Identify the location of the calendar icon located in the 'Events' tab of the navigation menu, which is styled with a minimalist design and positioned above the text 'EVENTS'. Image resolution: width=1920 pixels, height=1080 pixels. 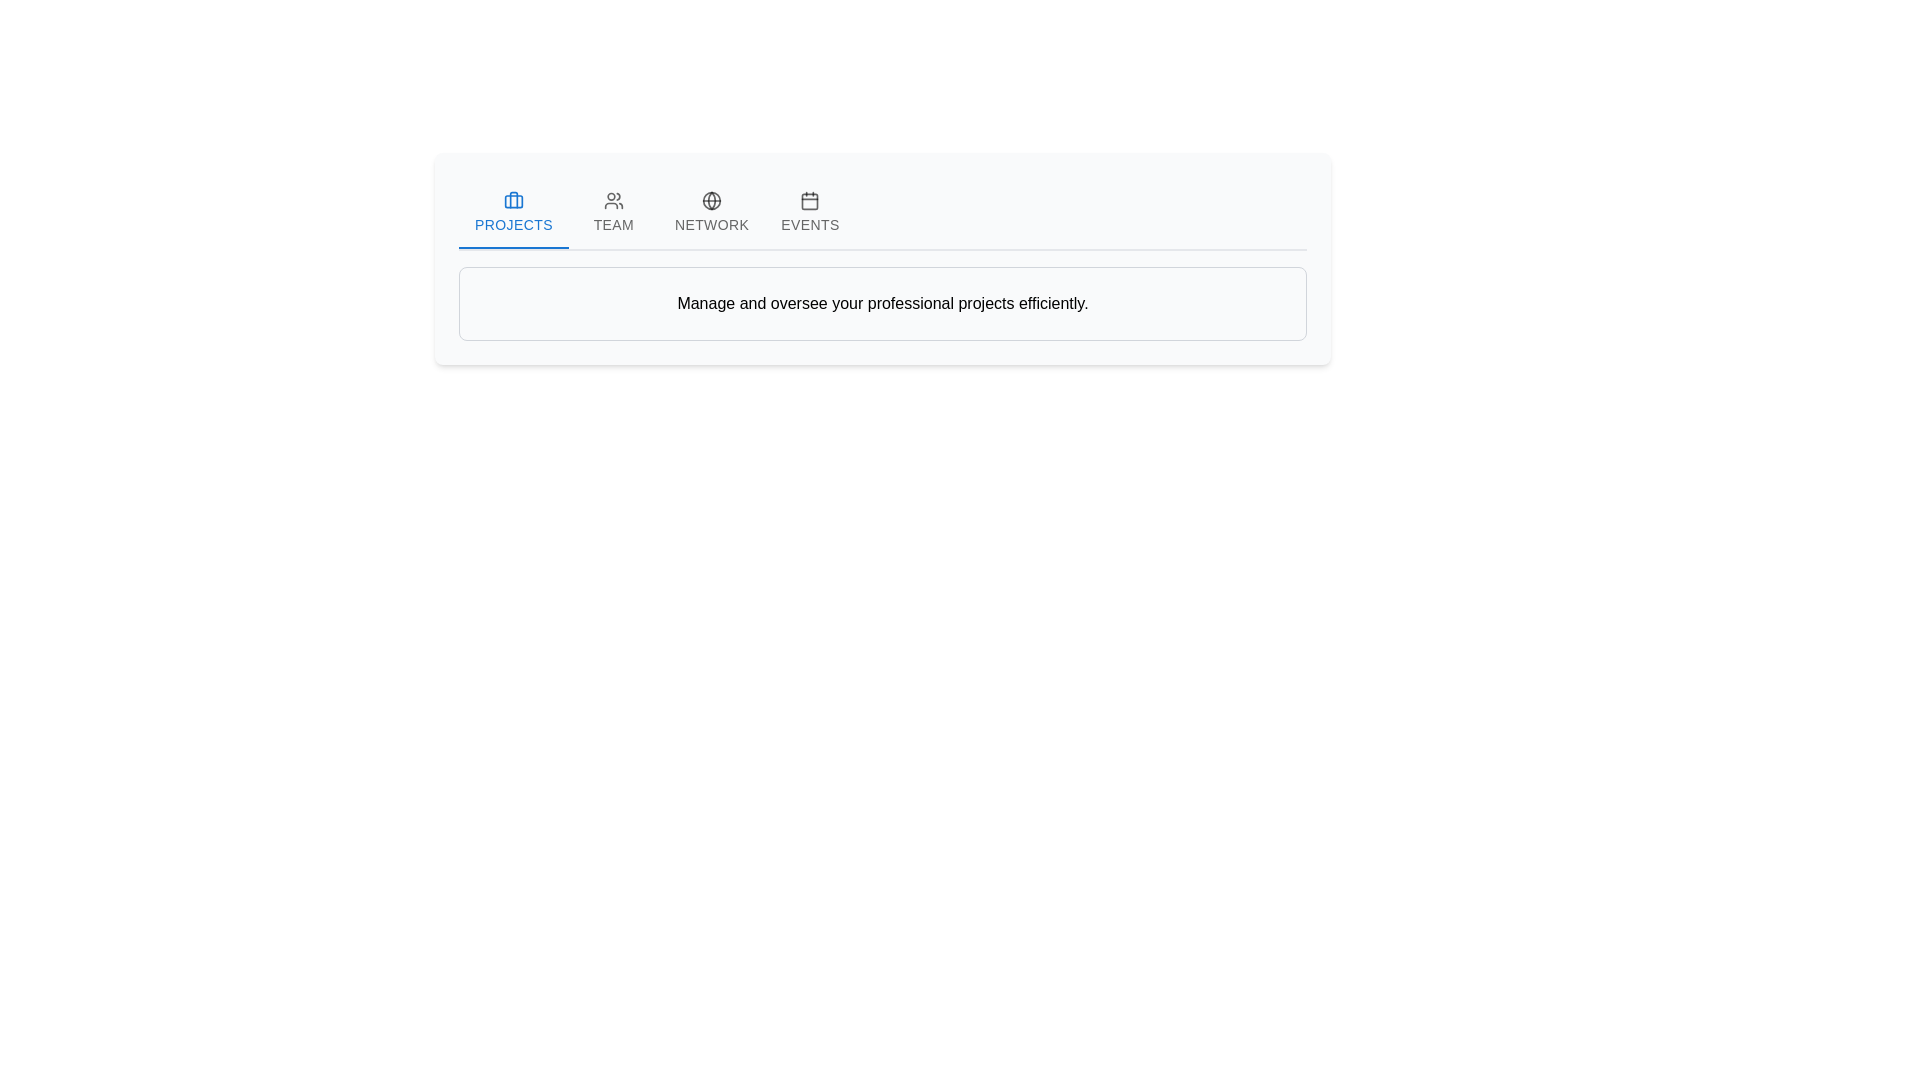
(810, 201).